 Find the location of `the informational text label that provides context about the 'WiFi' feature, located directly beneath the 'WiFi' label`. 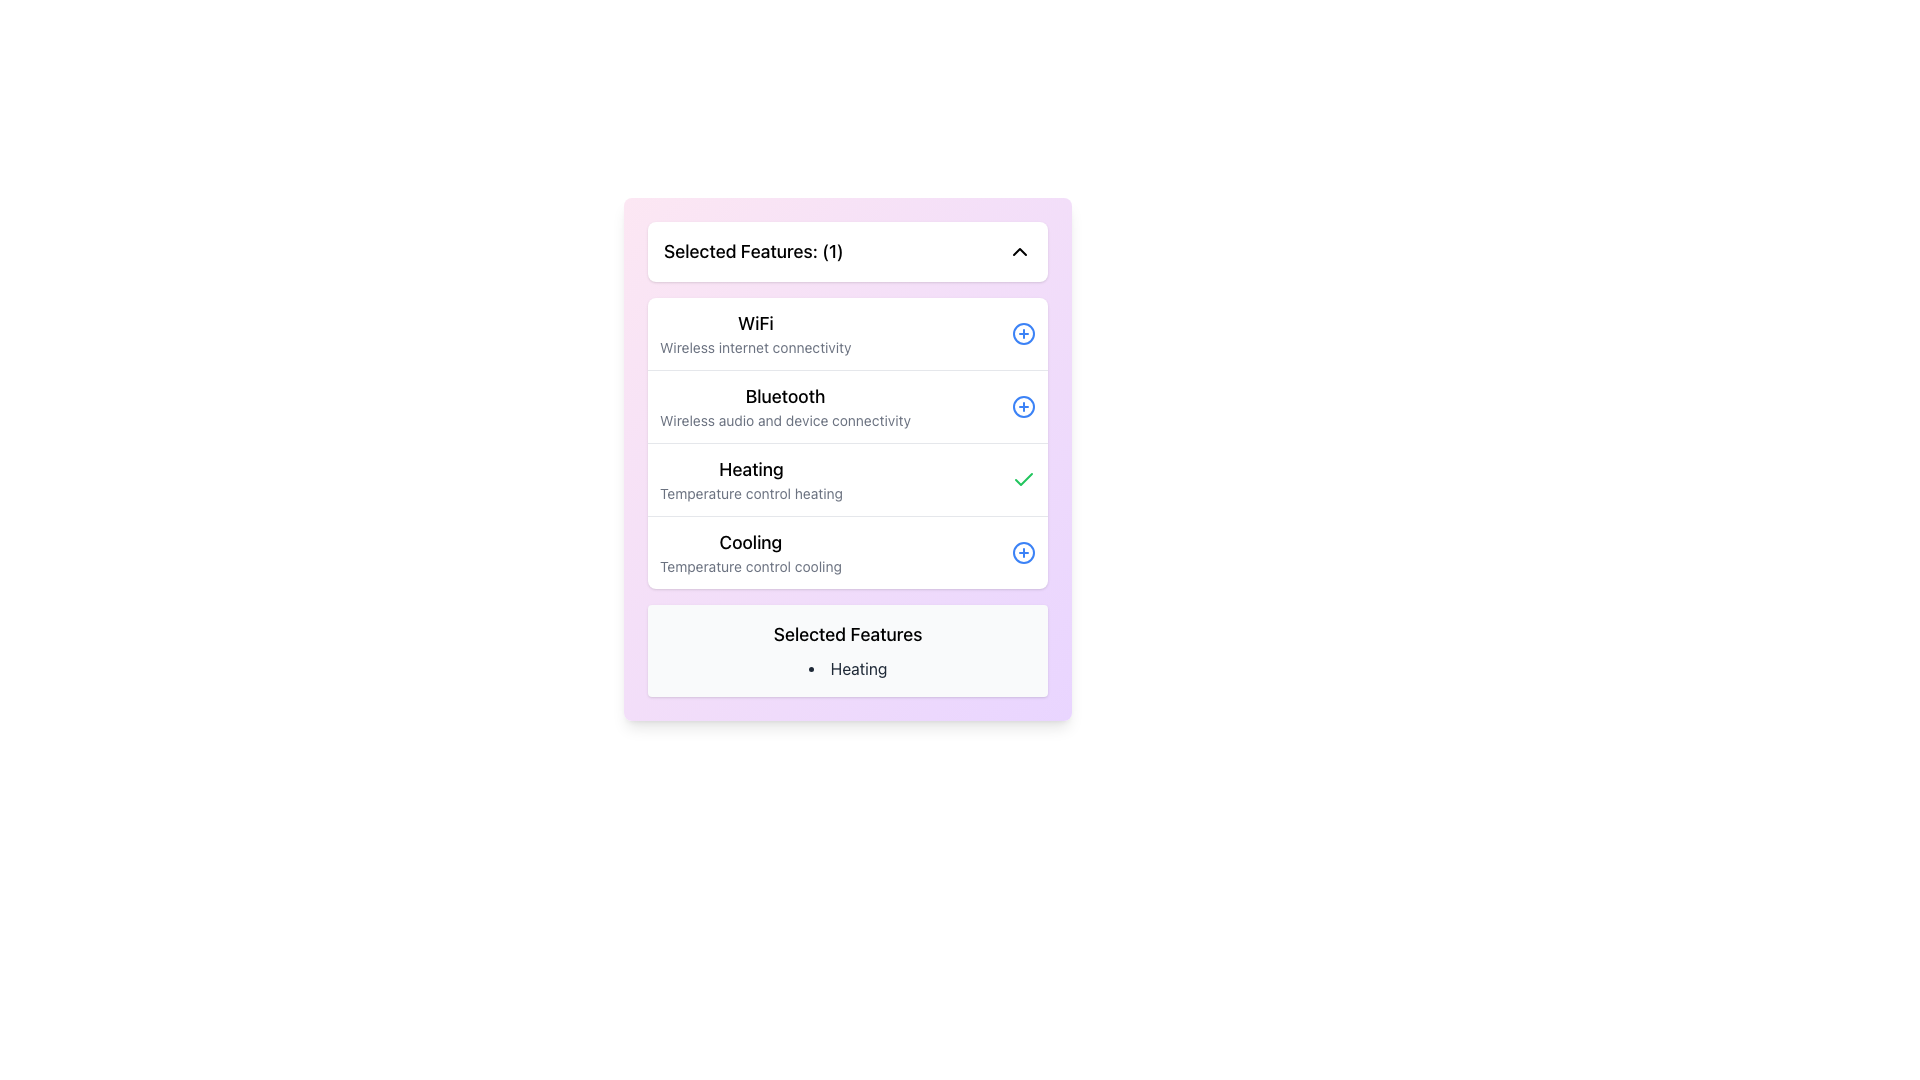

the informational text label that provides context about the 'WiFi' feature, located directly beneath the 'WiFi' label is located at coordinates (754, 346).